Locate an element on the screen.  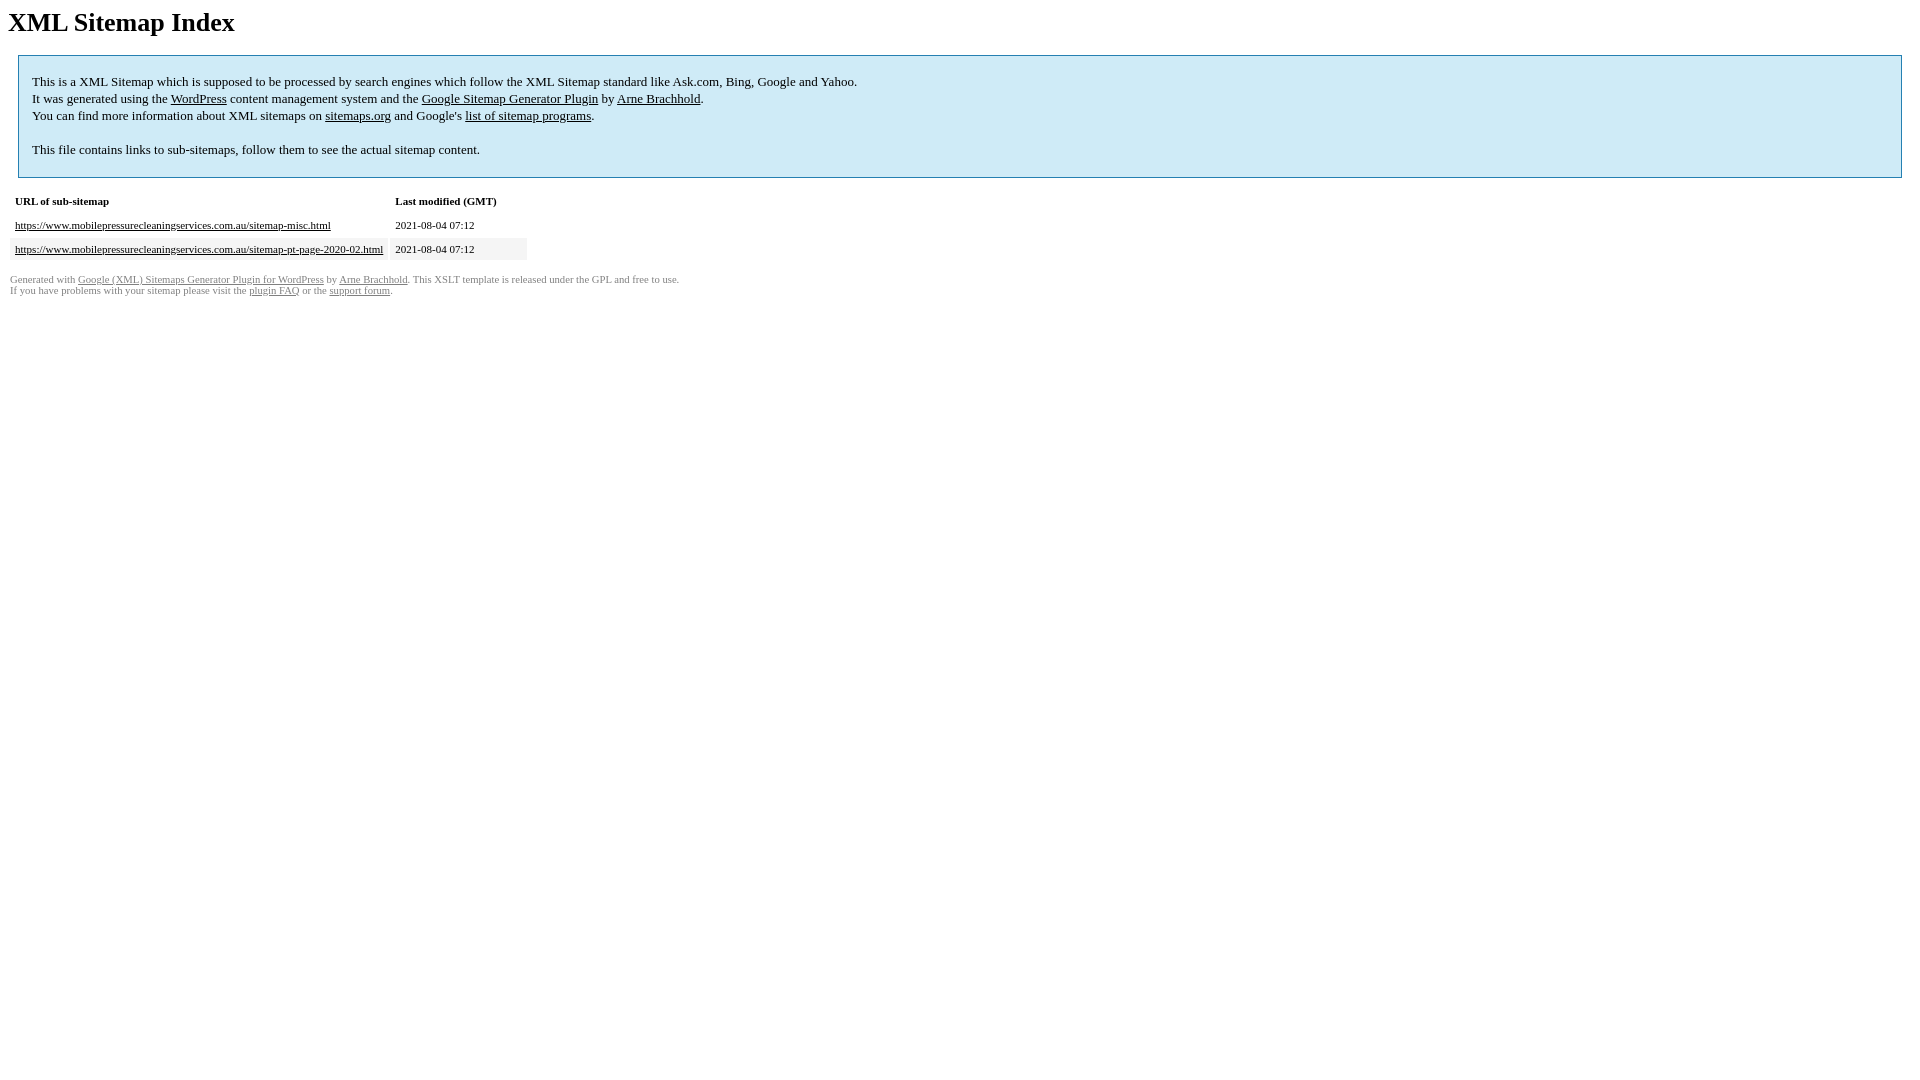
'WordPress' is located at coordinates (171, 98).